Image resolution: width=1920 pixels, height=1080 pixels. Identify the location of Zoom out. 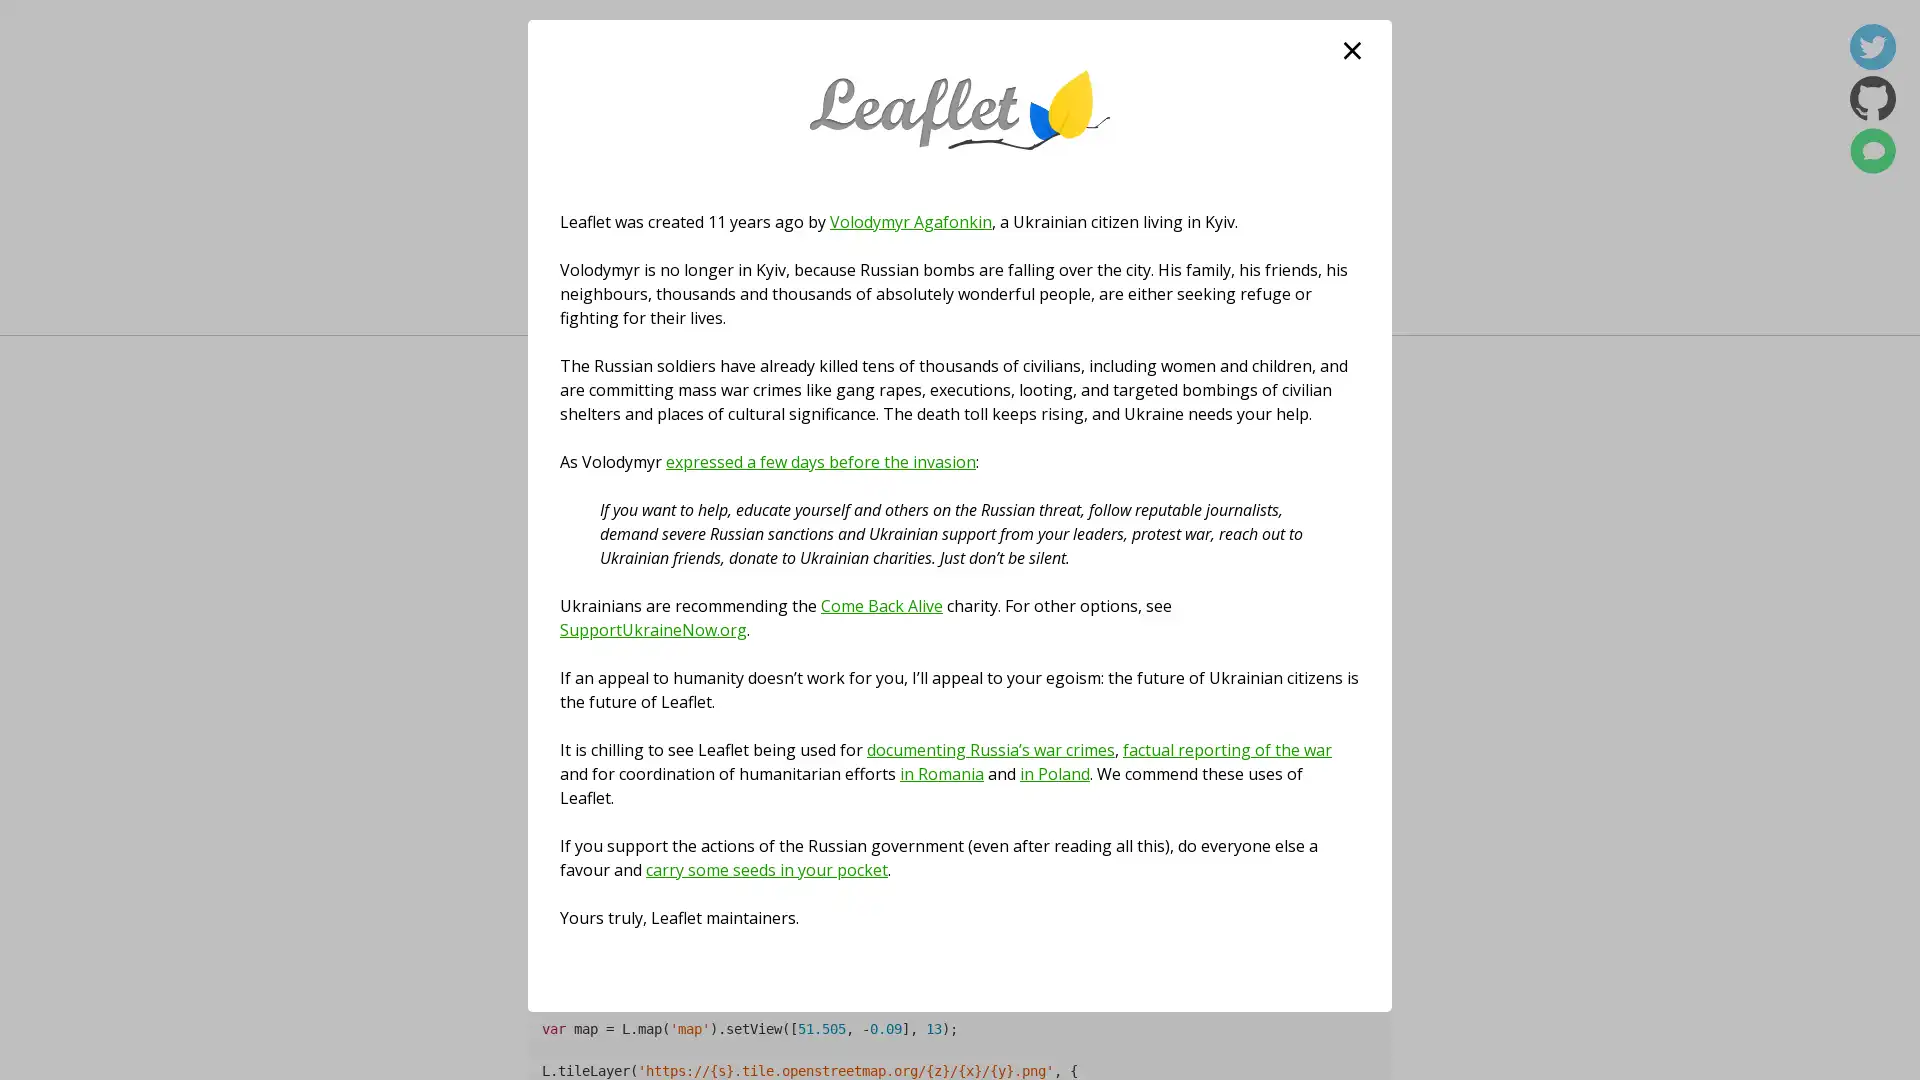
(556, 675).